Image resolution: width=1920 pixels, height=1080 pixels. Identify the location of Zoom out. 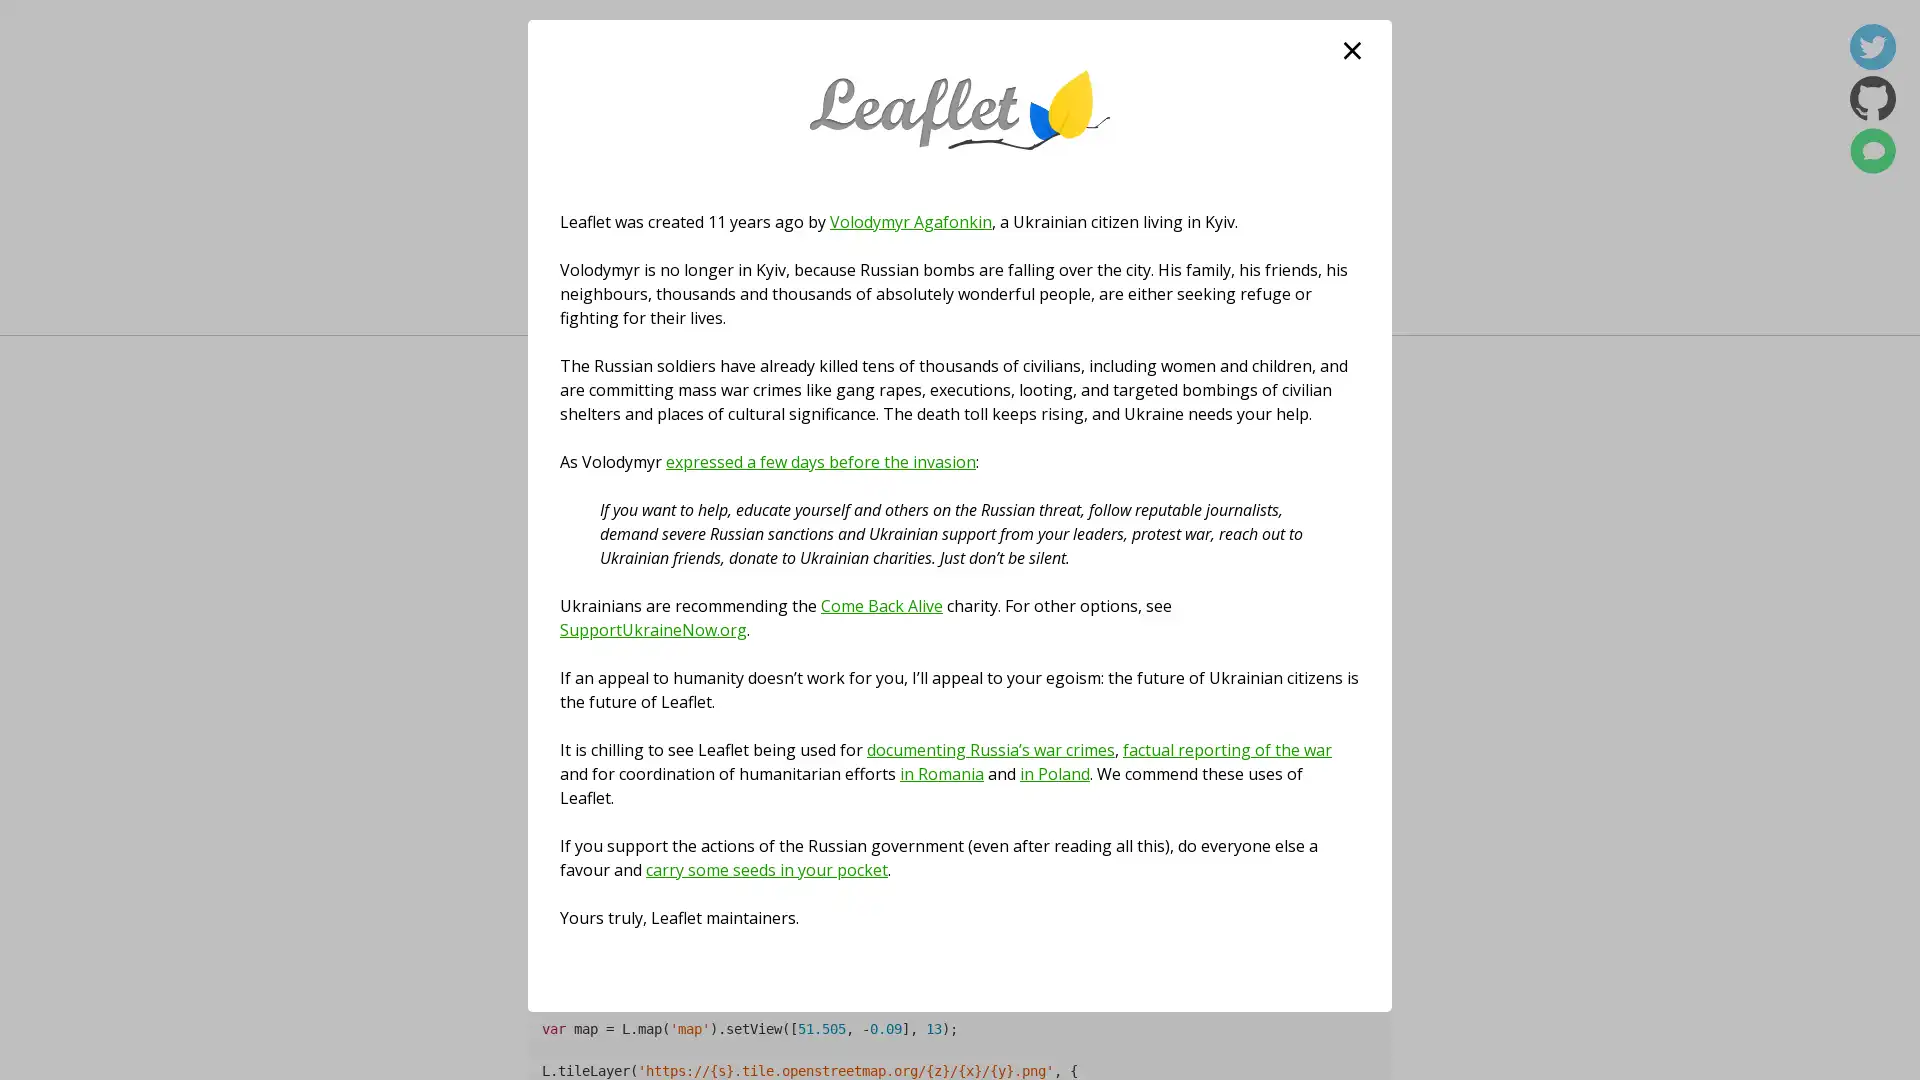
(556, 675).